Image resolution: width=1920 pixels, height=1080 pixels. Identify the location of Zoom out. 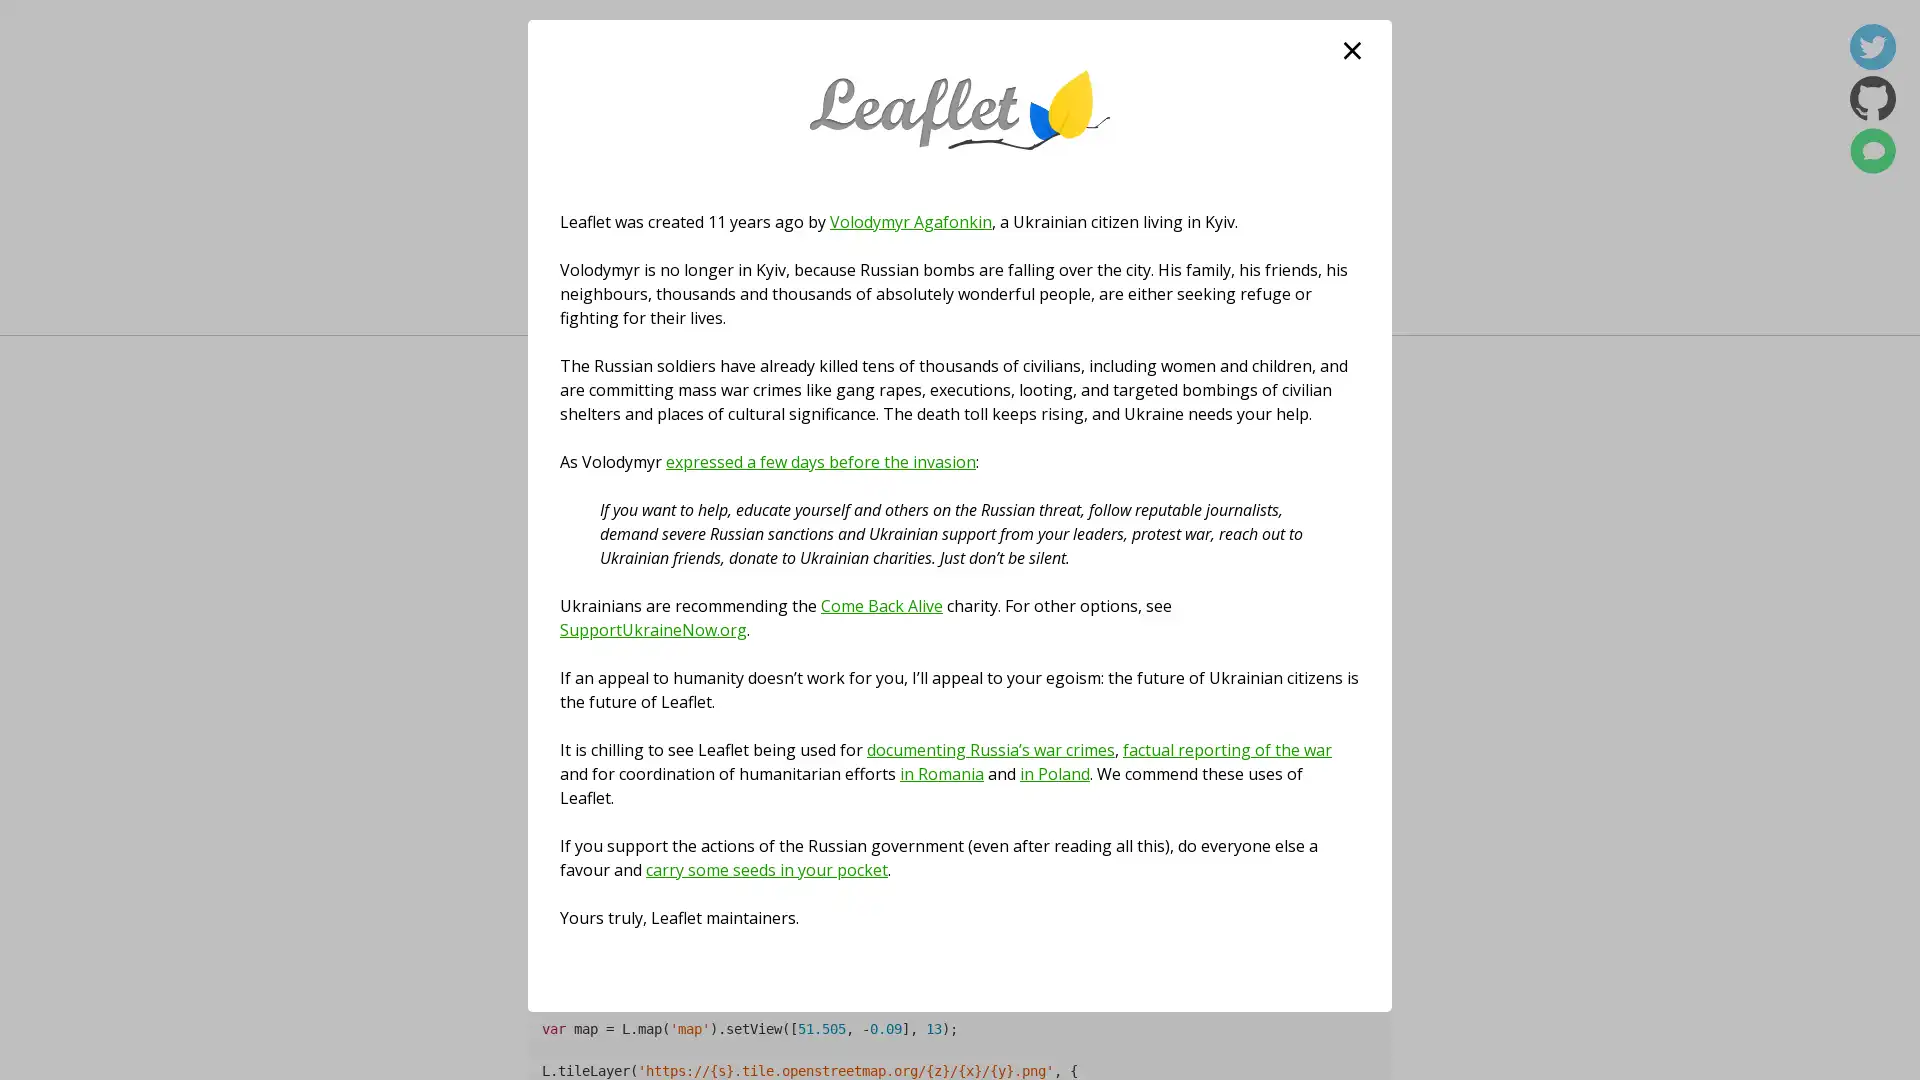
(556, 675).